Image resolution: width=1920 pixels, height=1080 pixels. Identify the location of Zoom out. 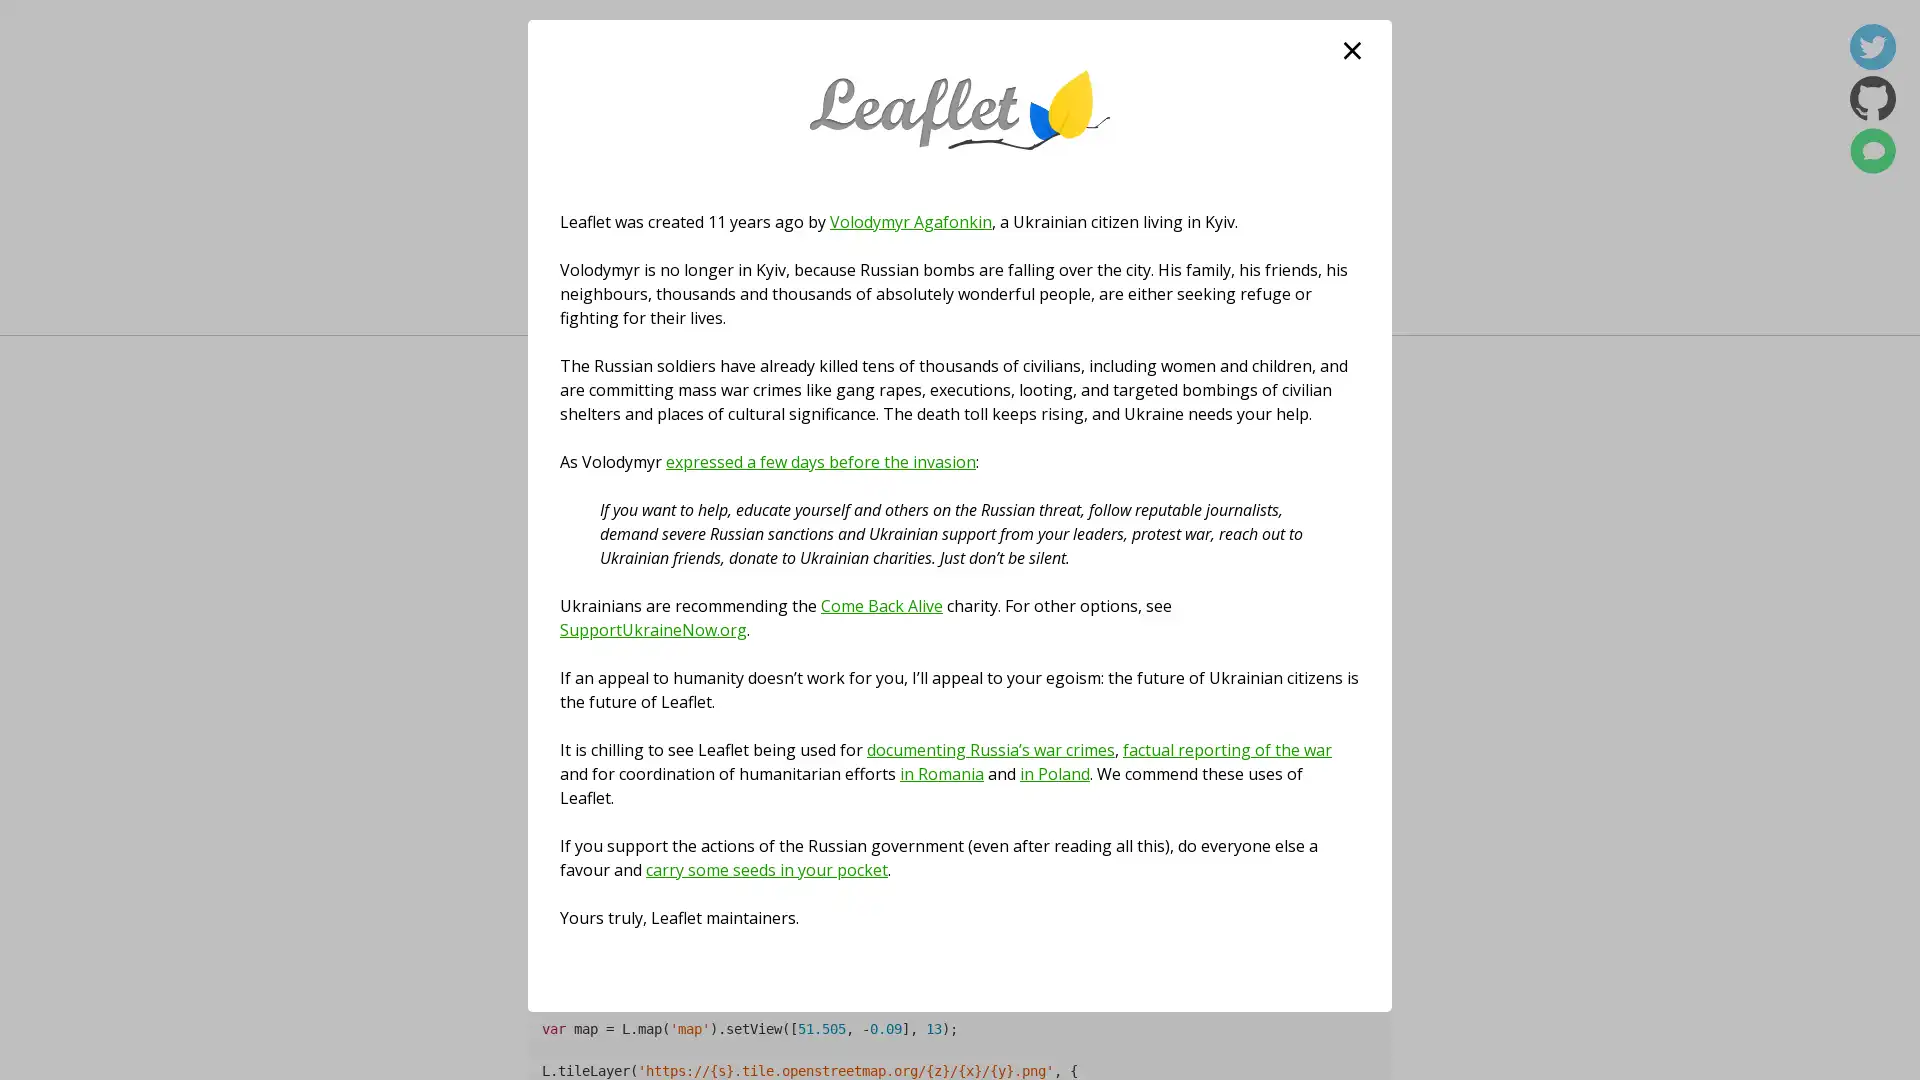
(556, 675).